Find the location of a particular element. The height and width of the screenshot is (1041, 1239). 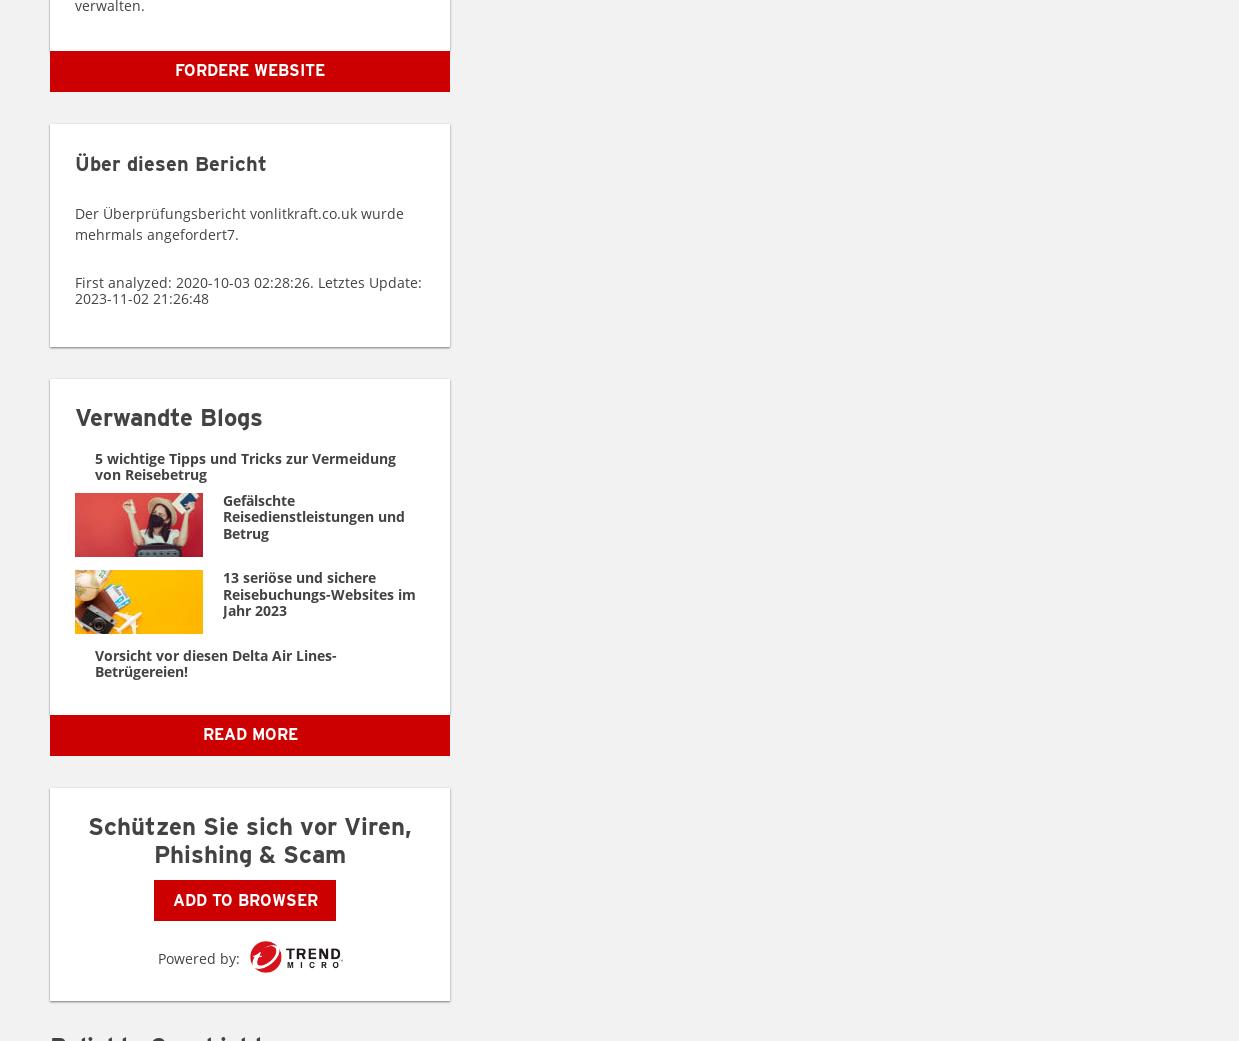

'Der Überprüfungsbericht von' is located at coordinates (174, 212).